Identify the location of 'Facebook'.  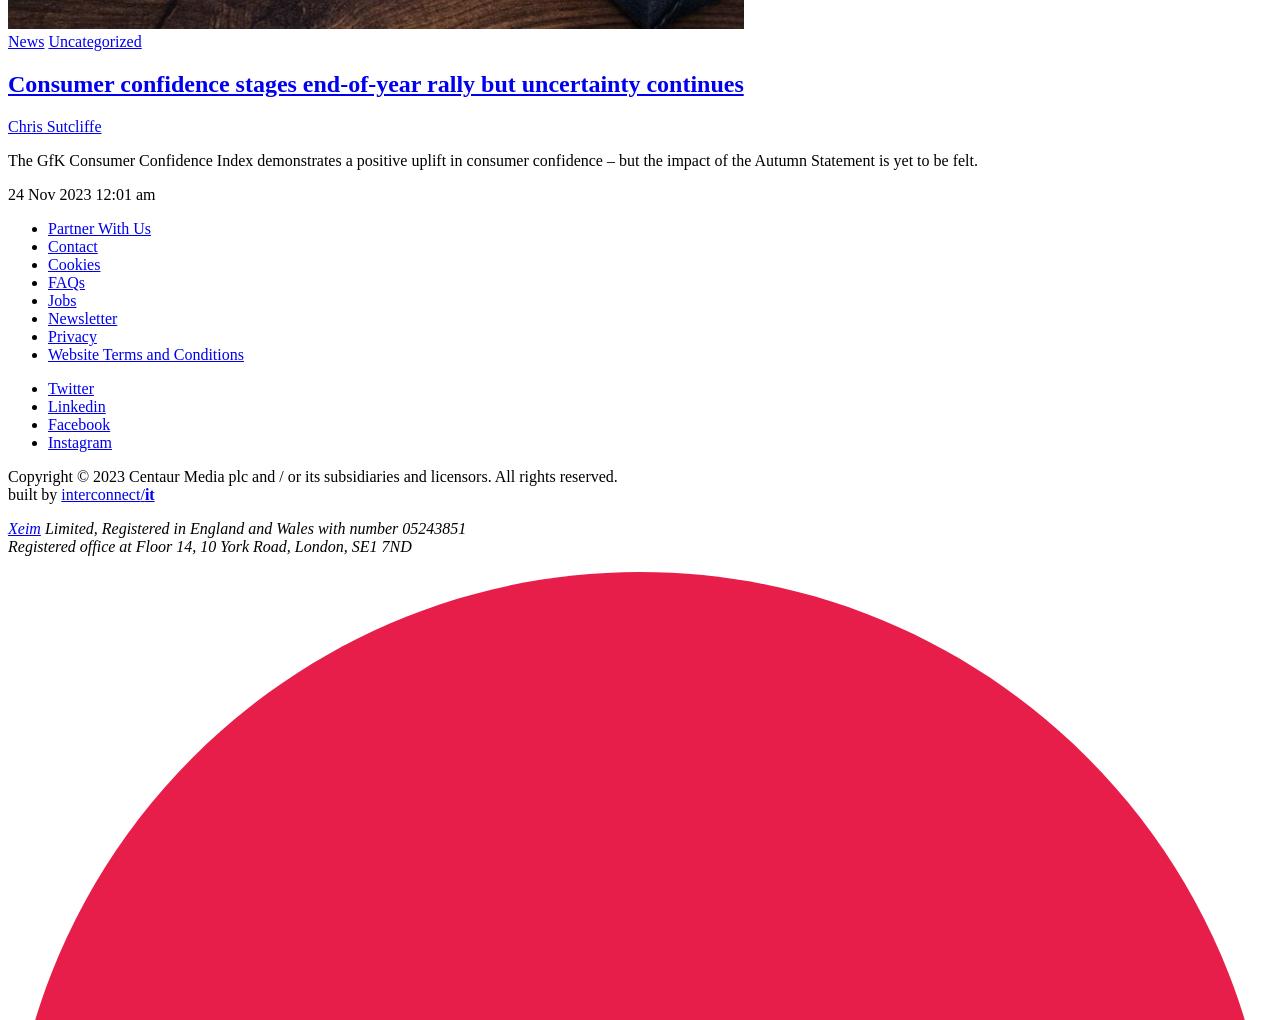
(78, 423).